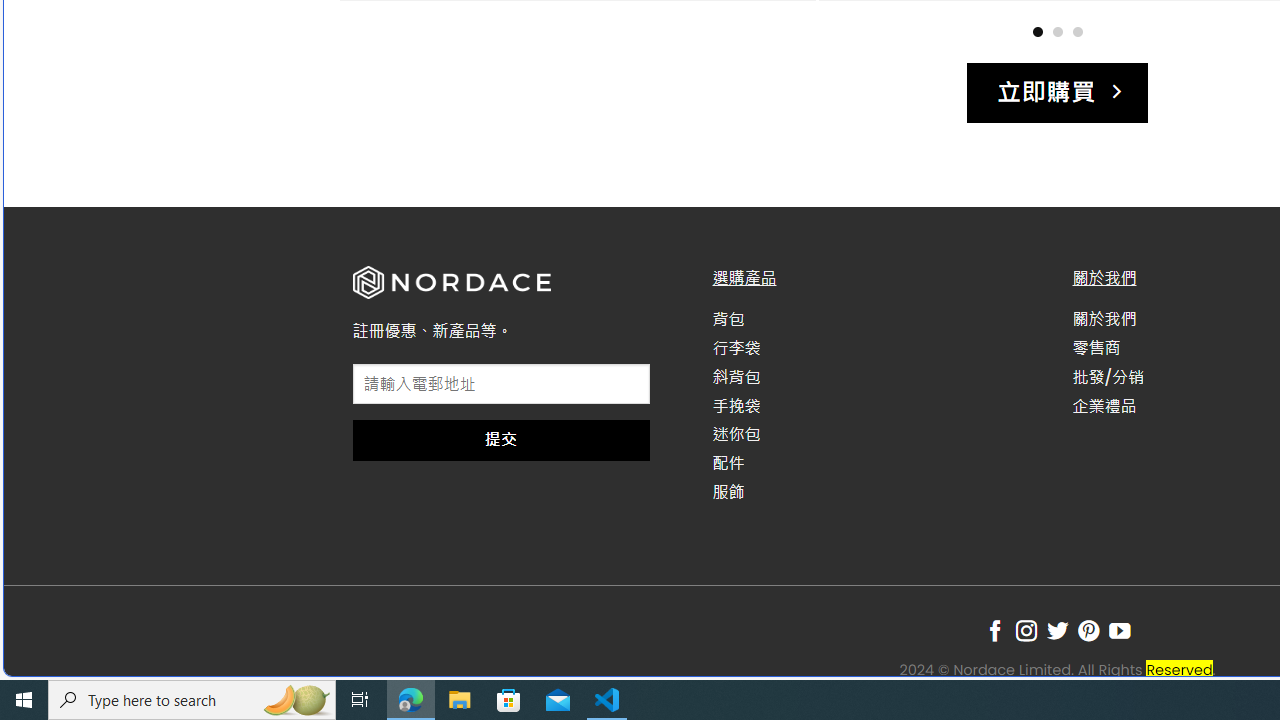  I want to click on 'Follow on Twitter', so click(1056, 631).